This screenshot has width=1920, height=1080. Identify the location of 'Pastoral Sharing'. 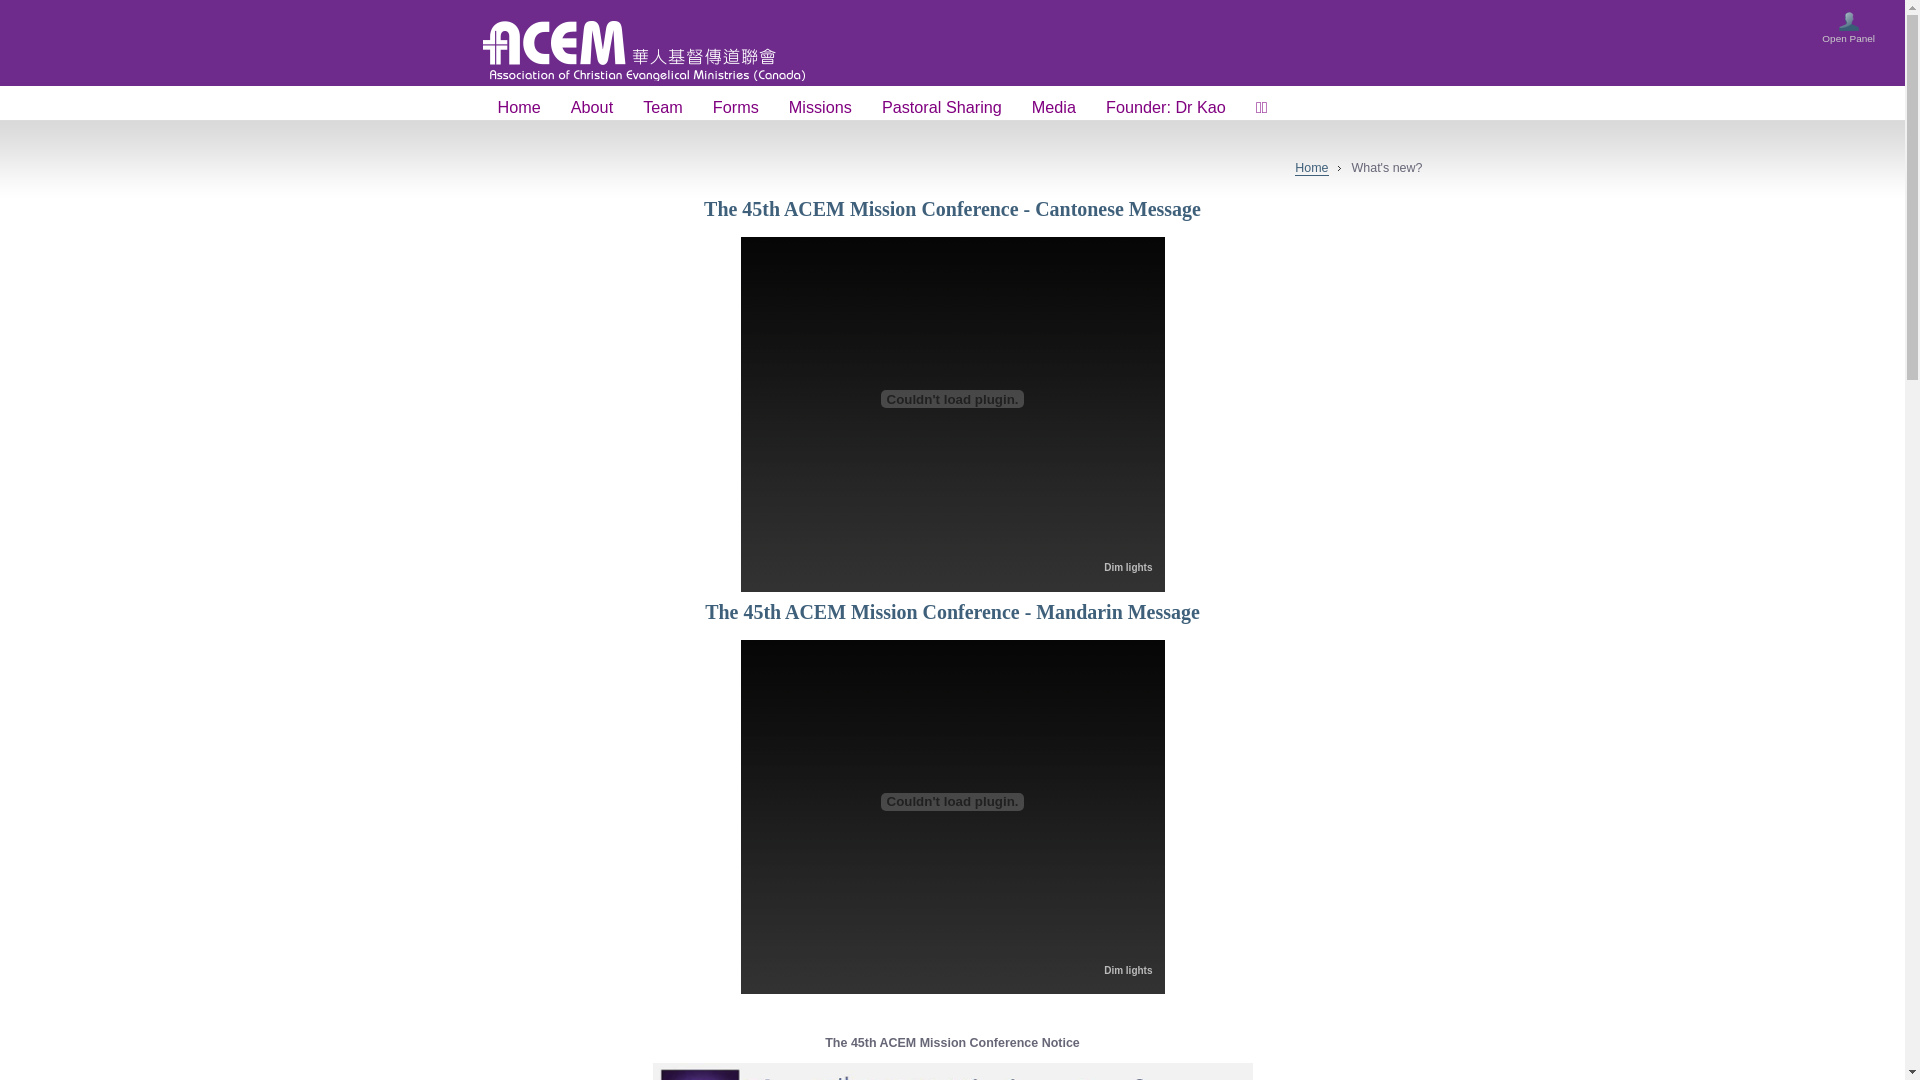
(940, 108).